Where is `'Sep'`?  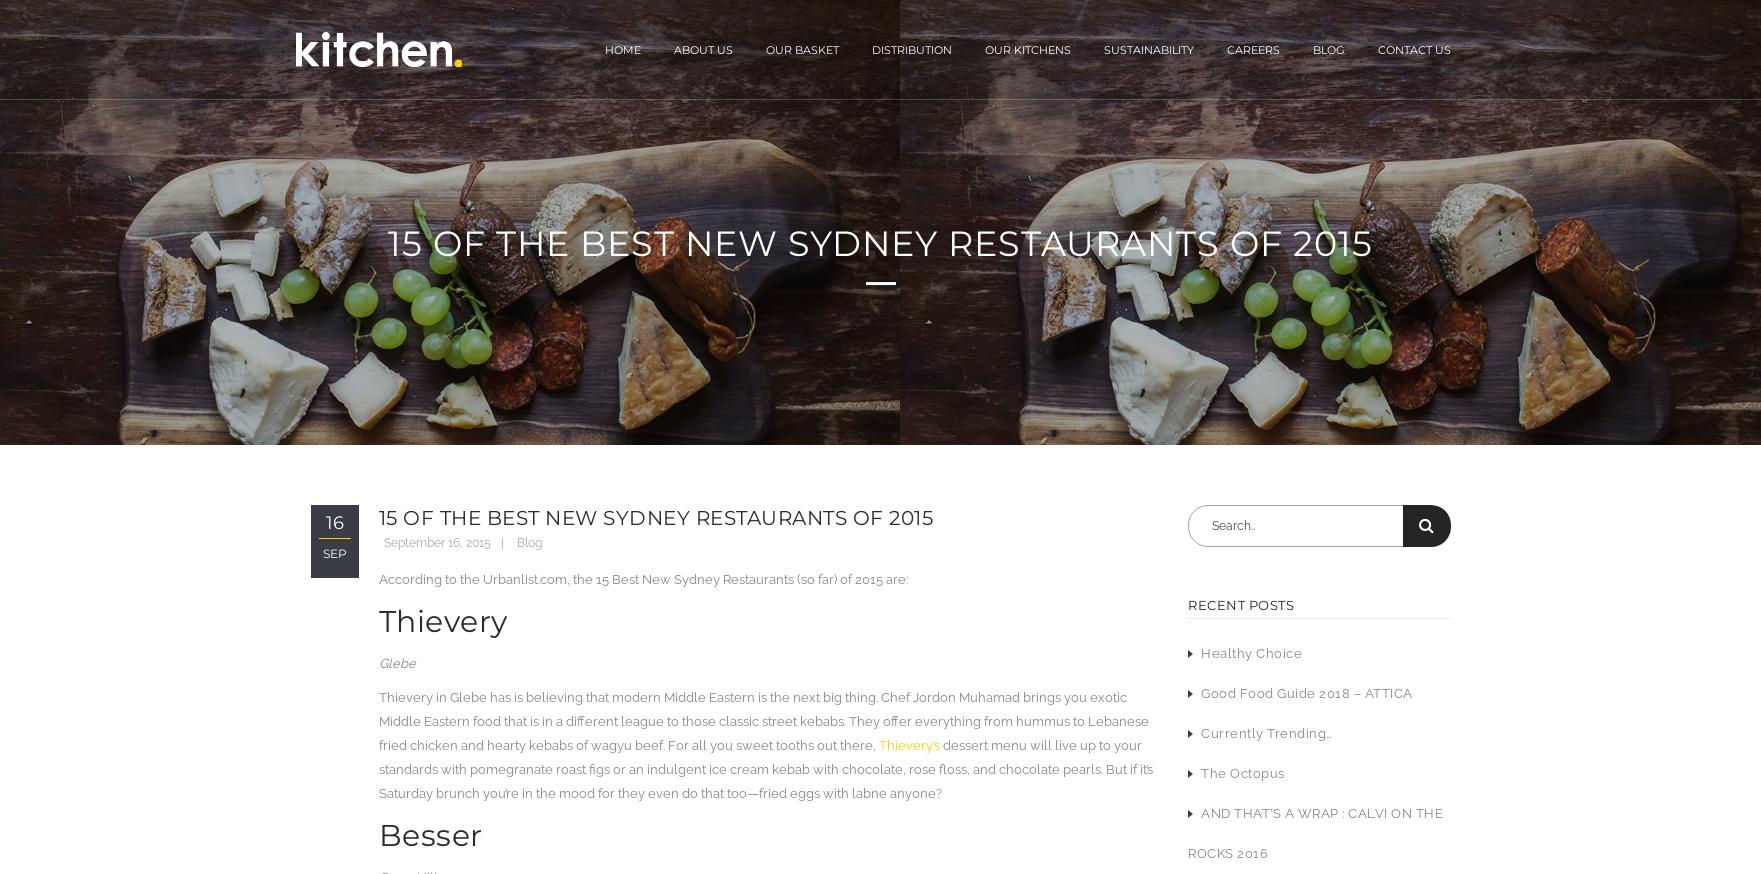
'Sep' is located at coordinates (333, 553).